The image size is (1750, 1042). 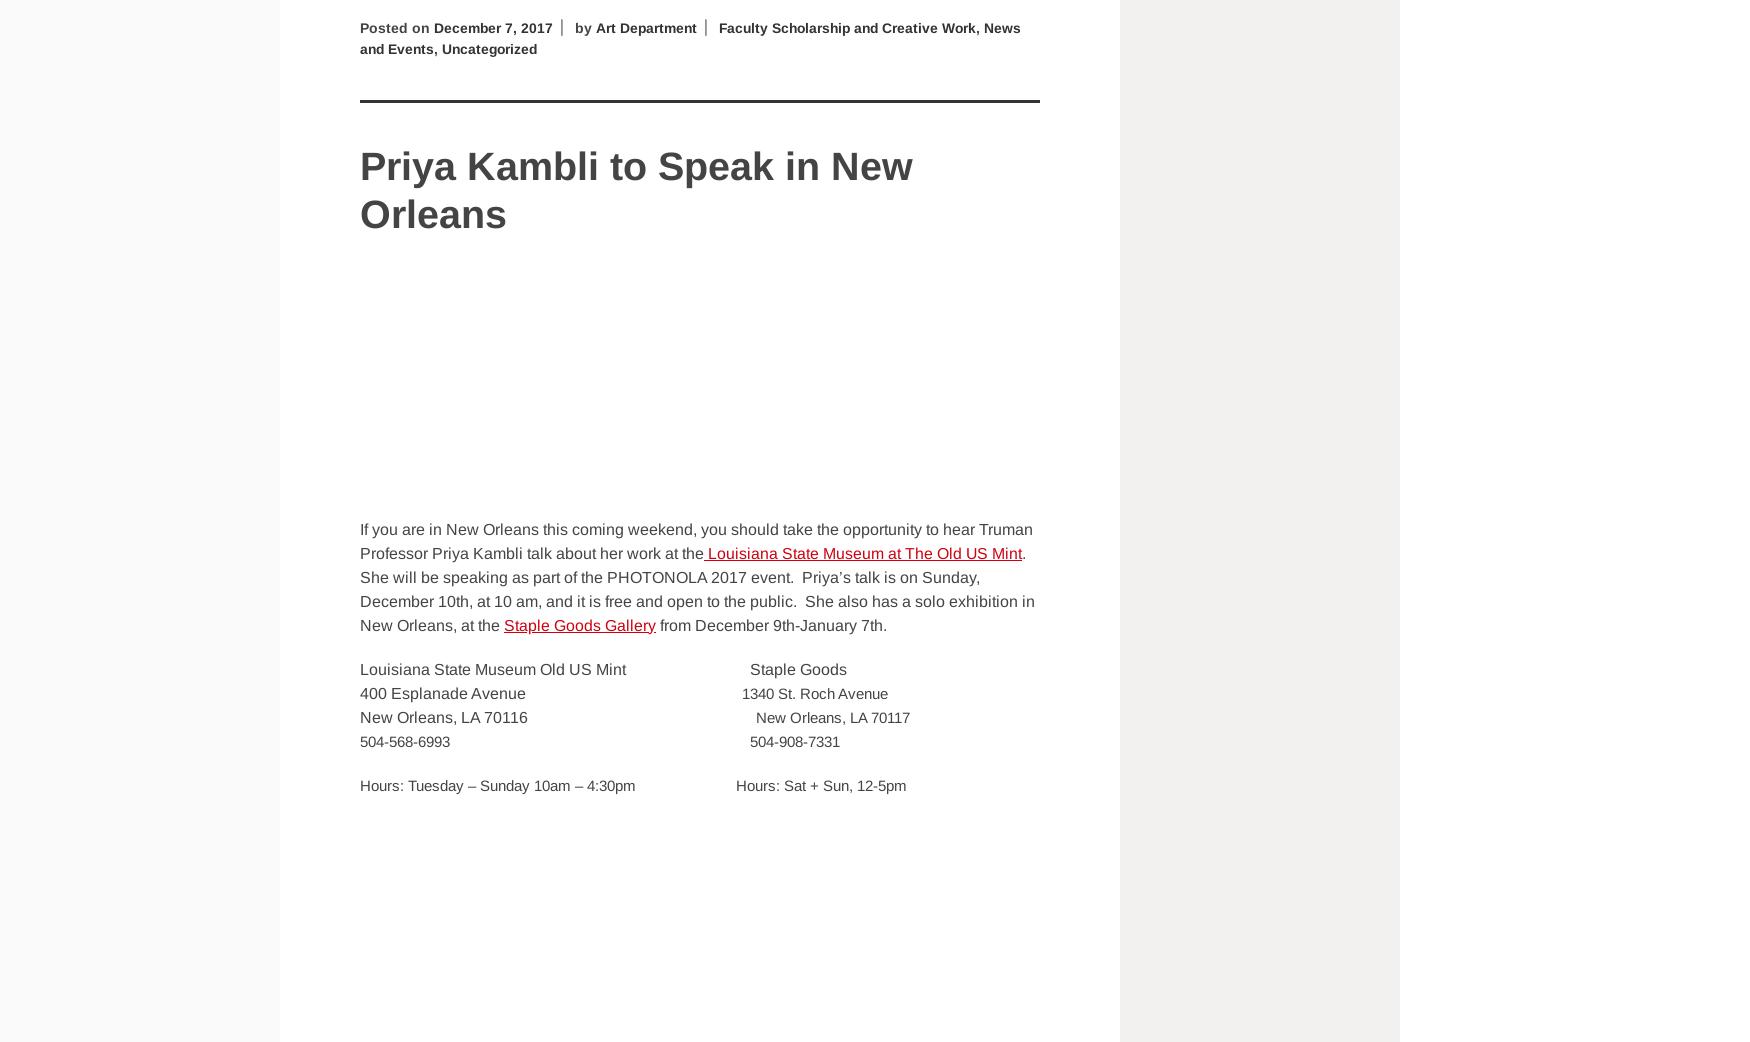 What do you see at coordinates (833, 715) in the screenshot?
I see `'New Orleans, LA 70117'` at bounding box center [833, 715].